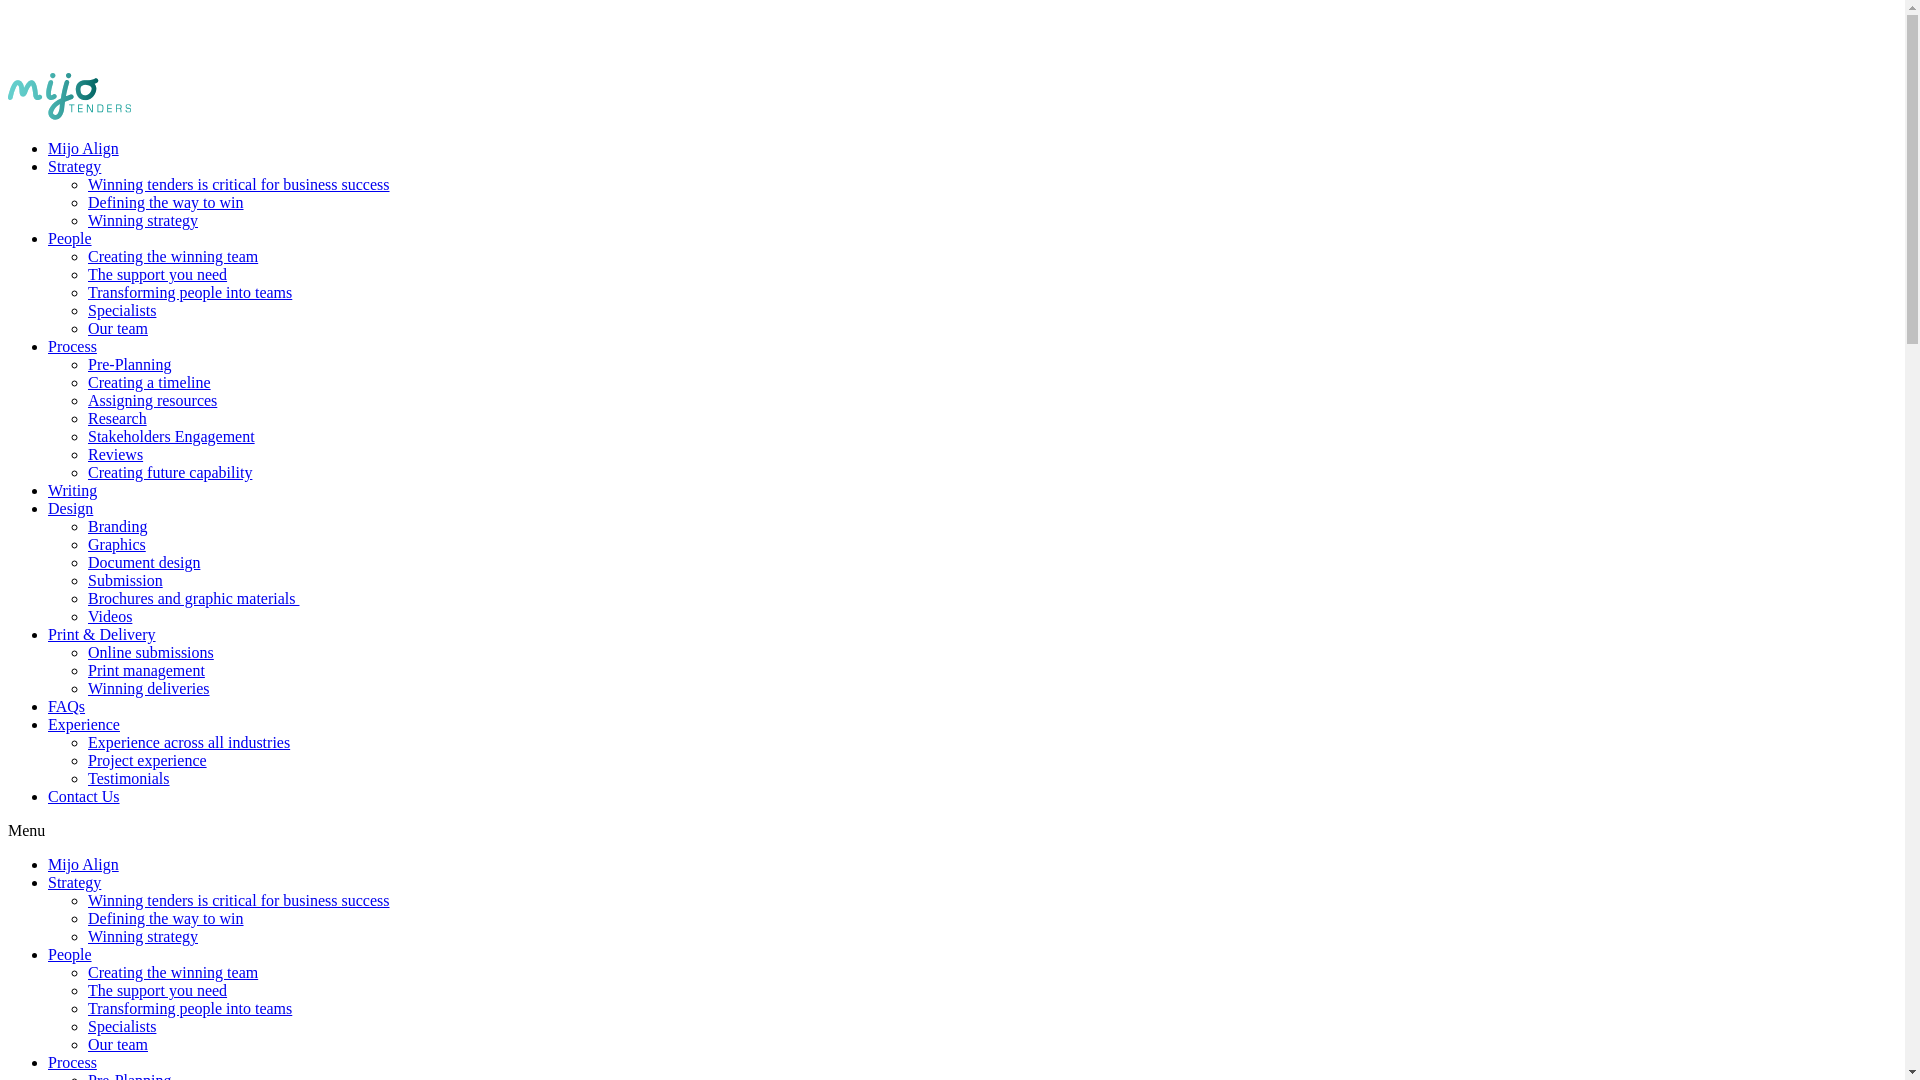  I want to click on 'Strategy', so click(48, 165).